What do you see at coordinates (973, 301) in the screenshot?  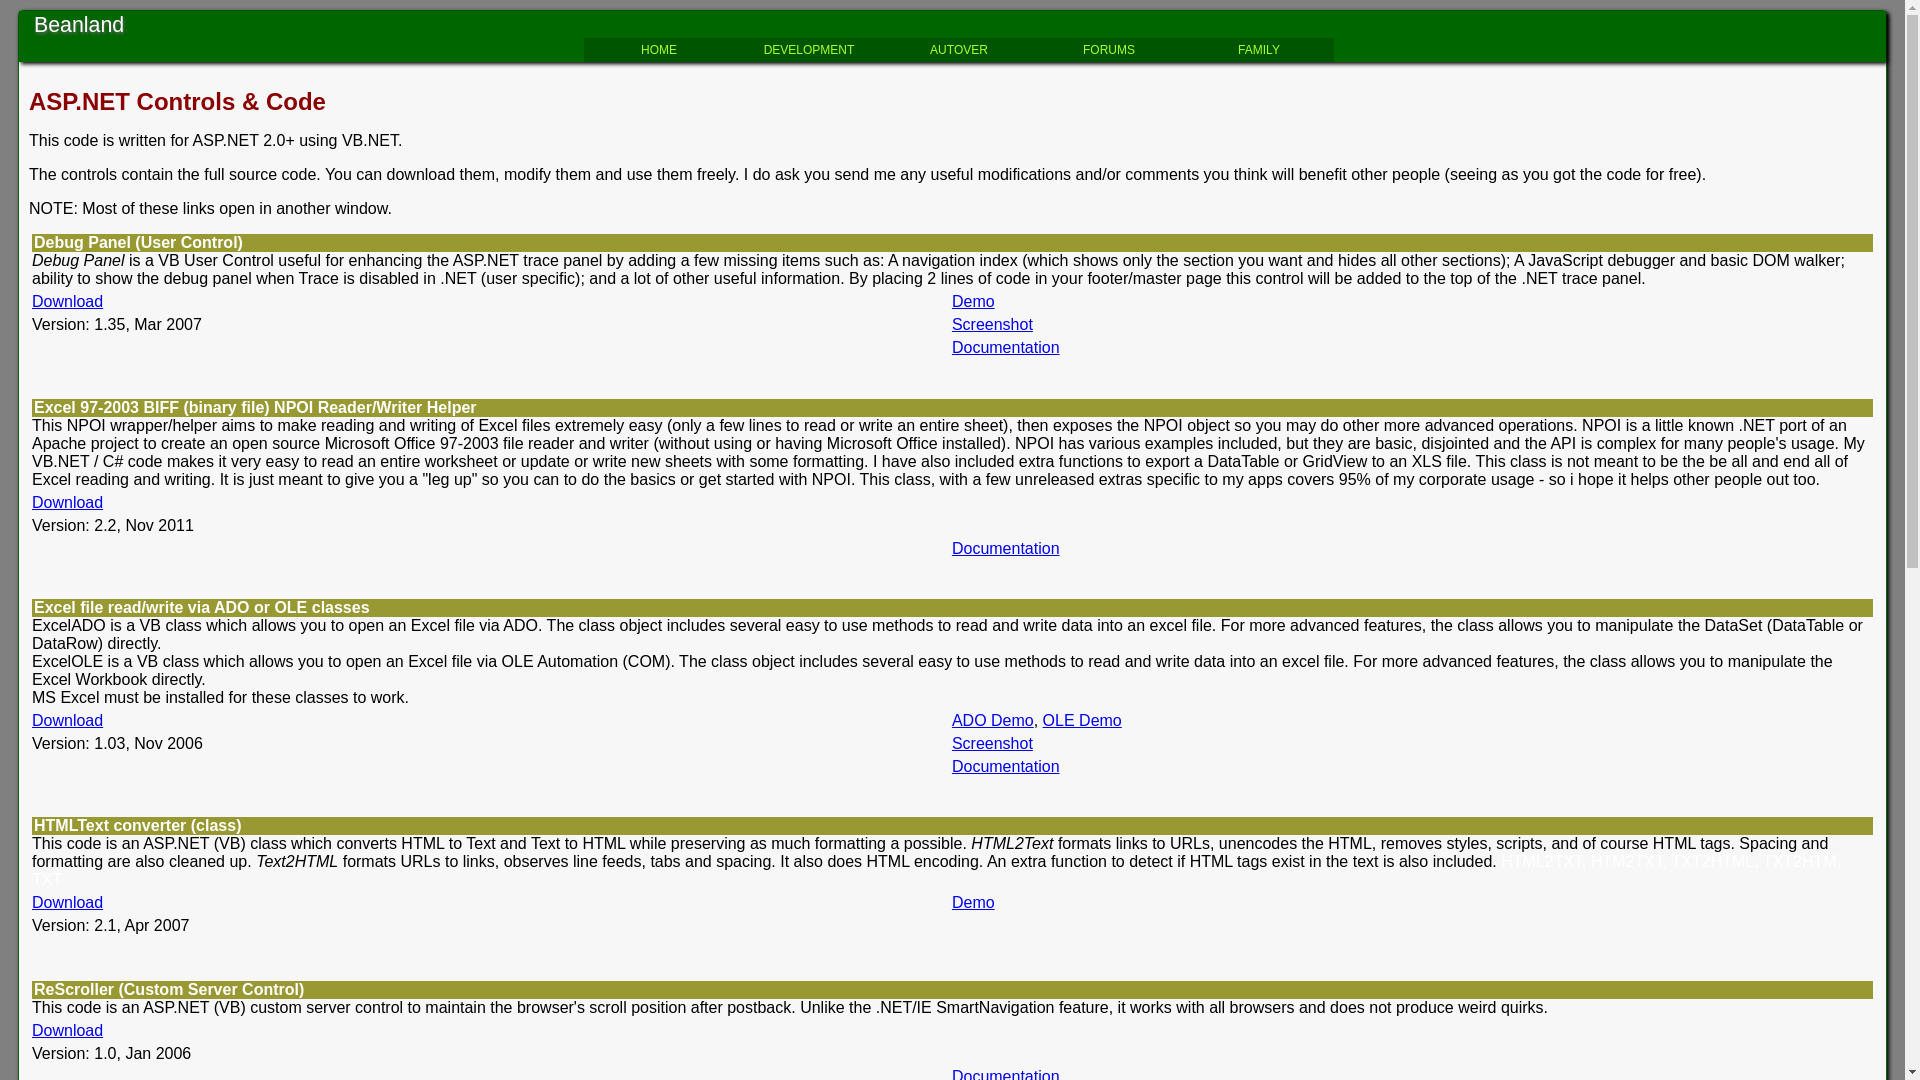 I see `'Demo'` at bounding box center [973, 301].